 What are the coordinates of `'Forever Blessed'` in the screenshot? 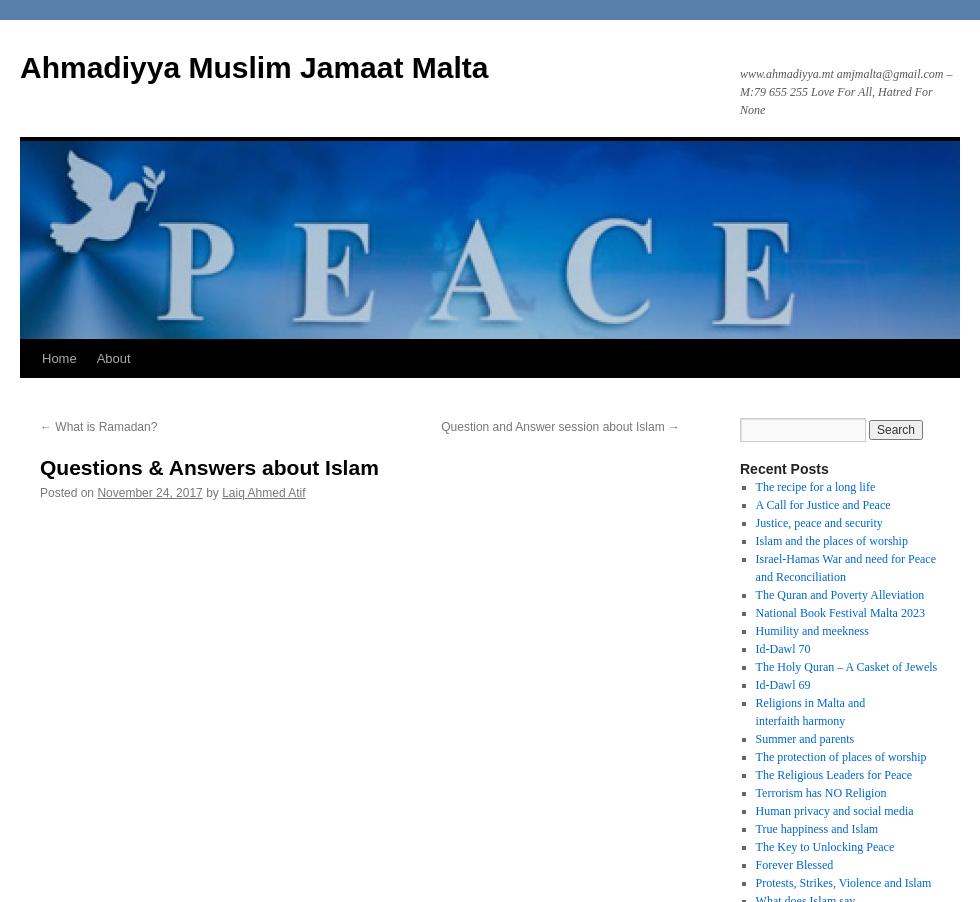 It's located at (793, 865).